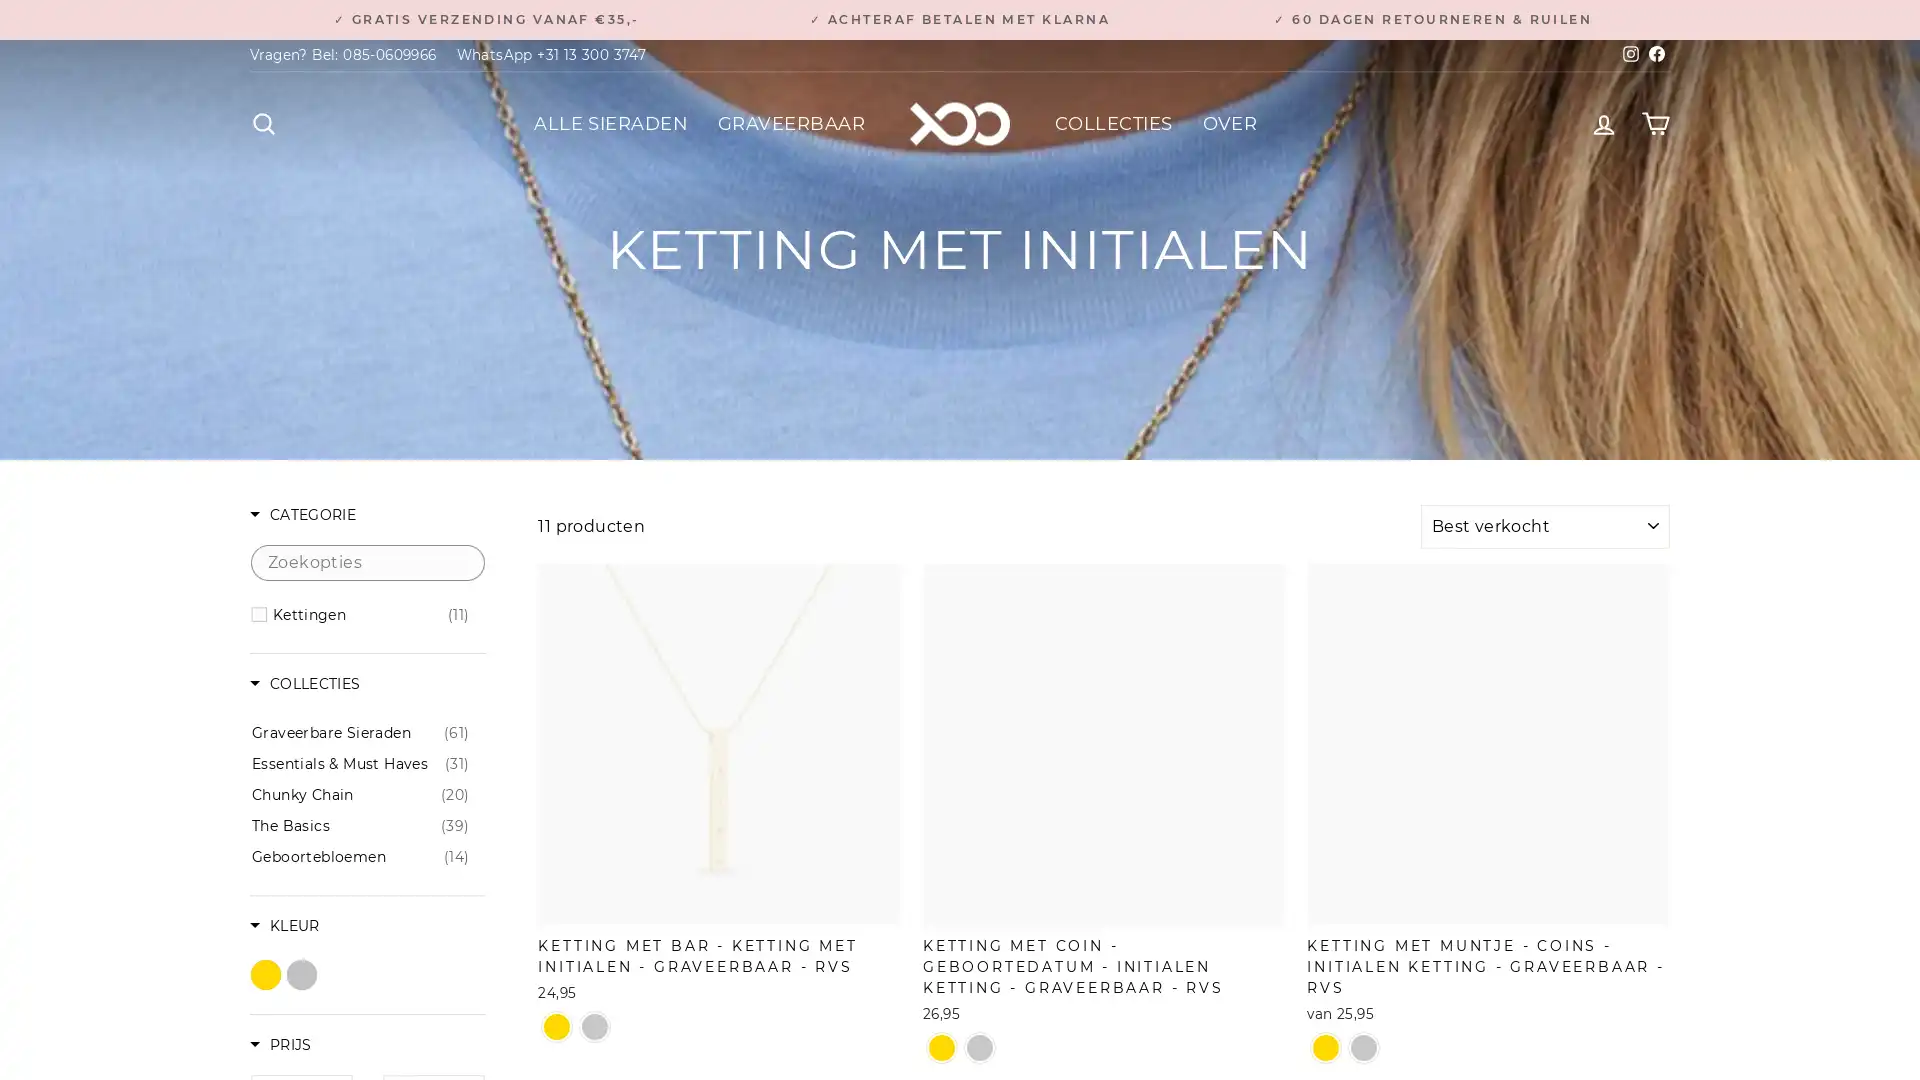 The height and width of the screenshot is (1080, 1920). I want to click on Filter by Categorie, so click(301, 515).